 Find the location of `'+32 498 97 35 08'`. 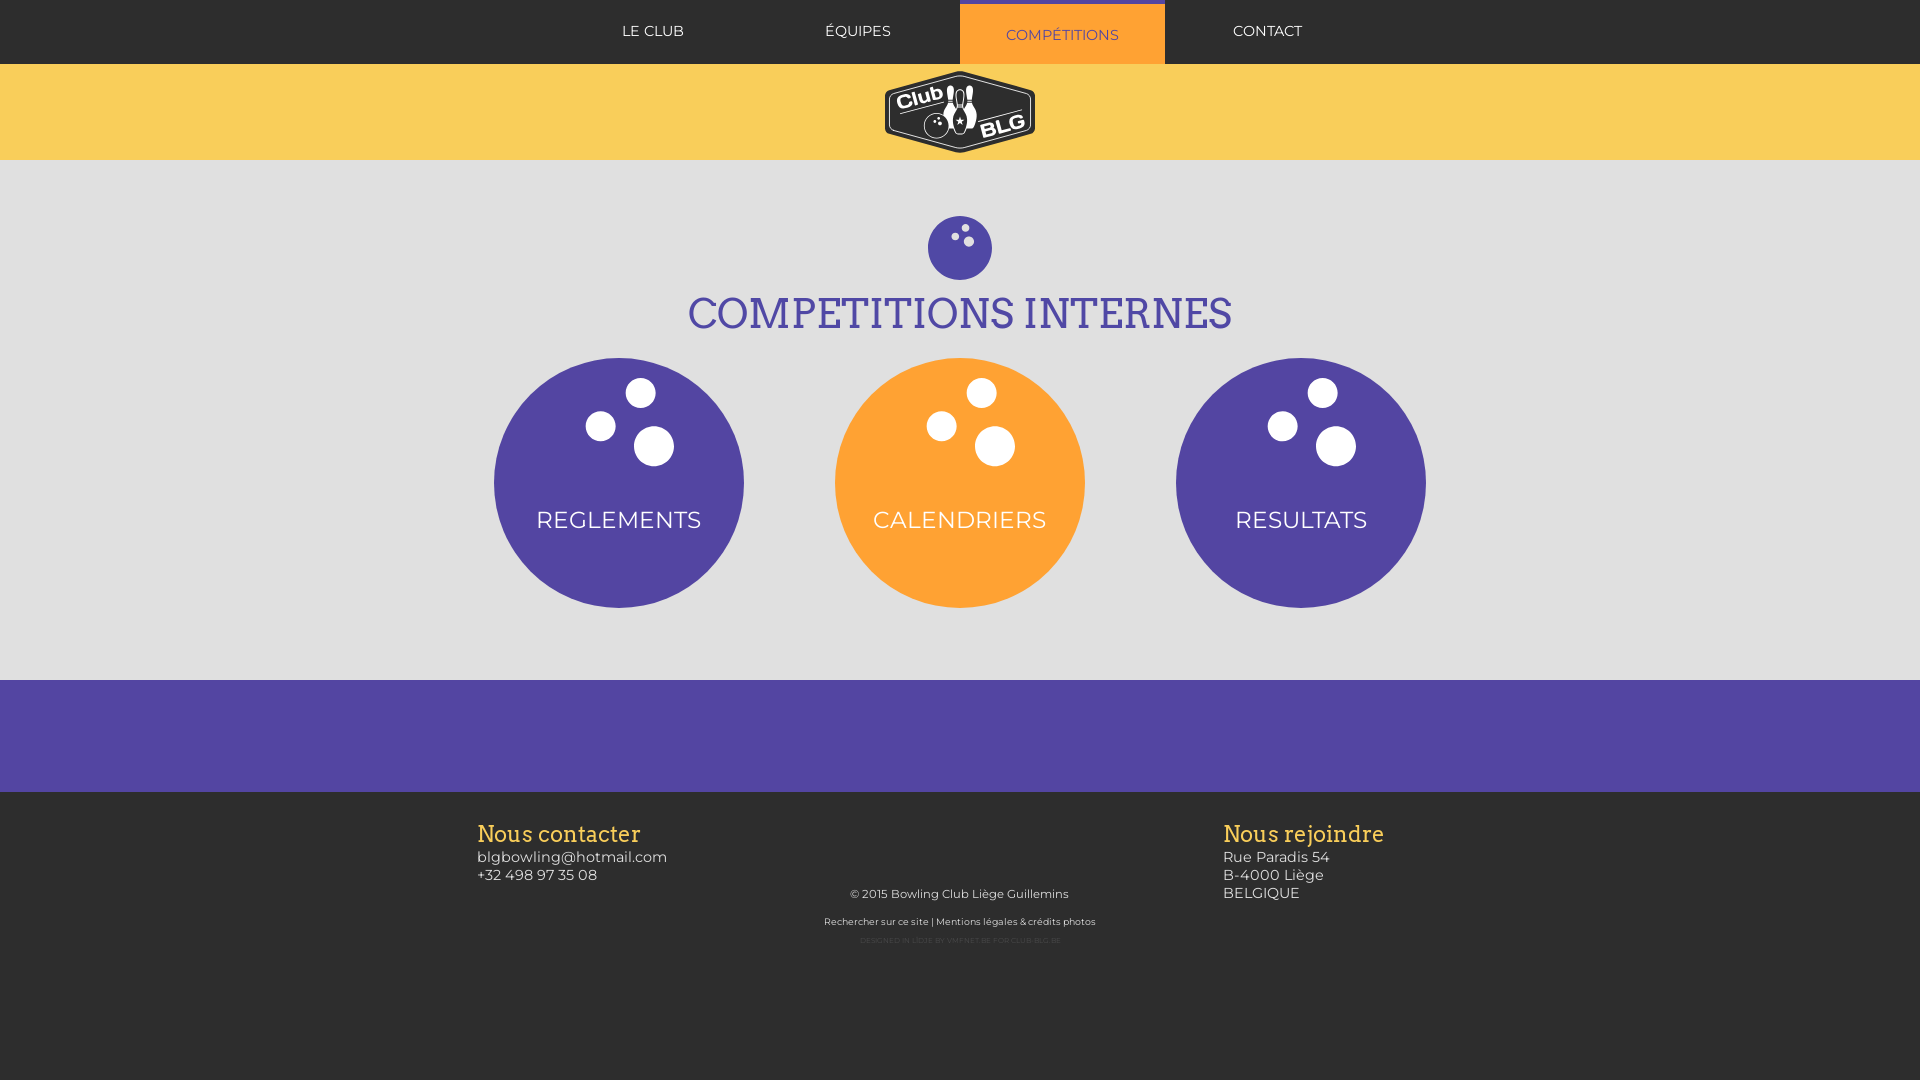

'+32 498 97 35 08' is located at coordinates (537, 874).